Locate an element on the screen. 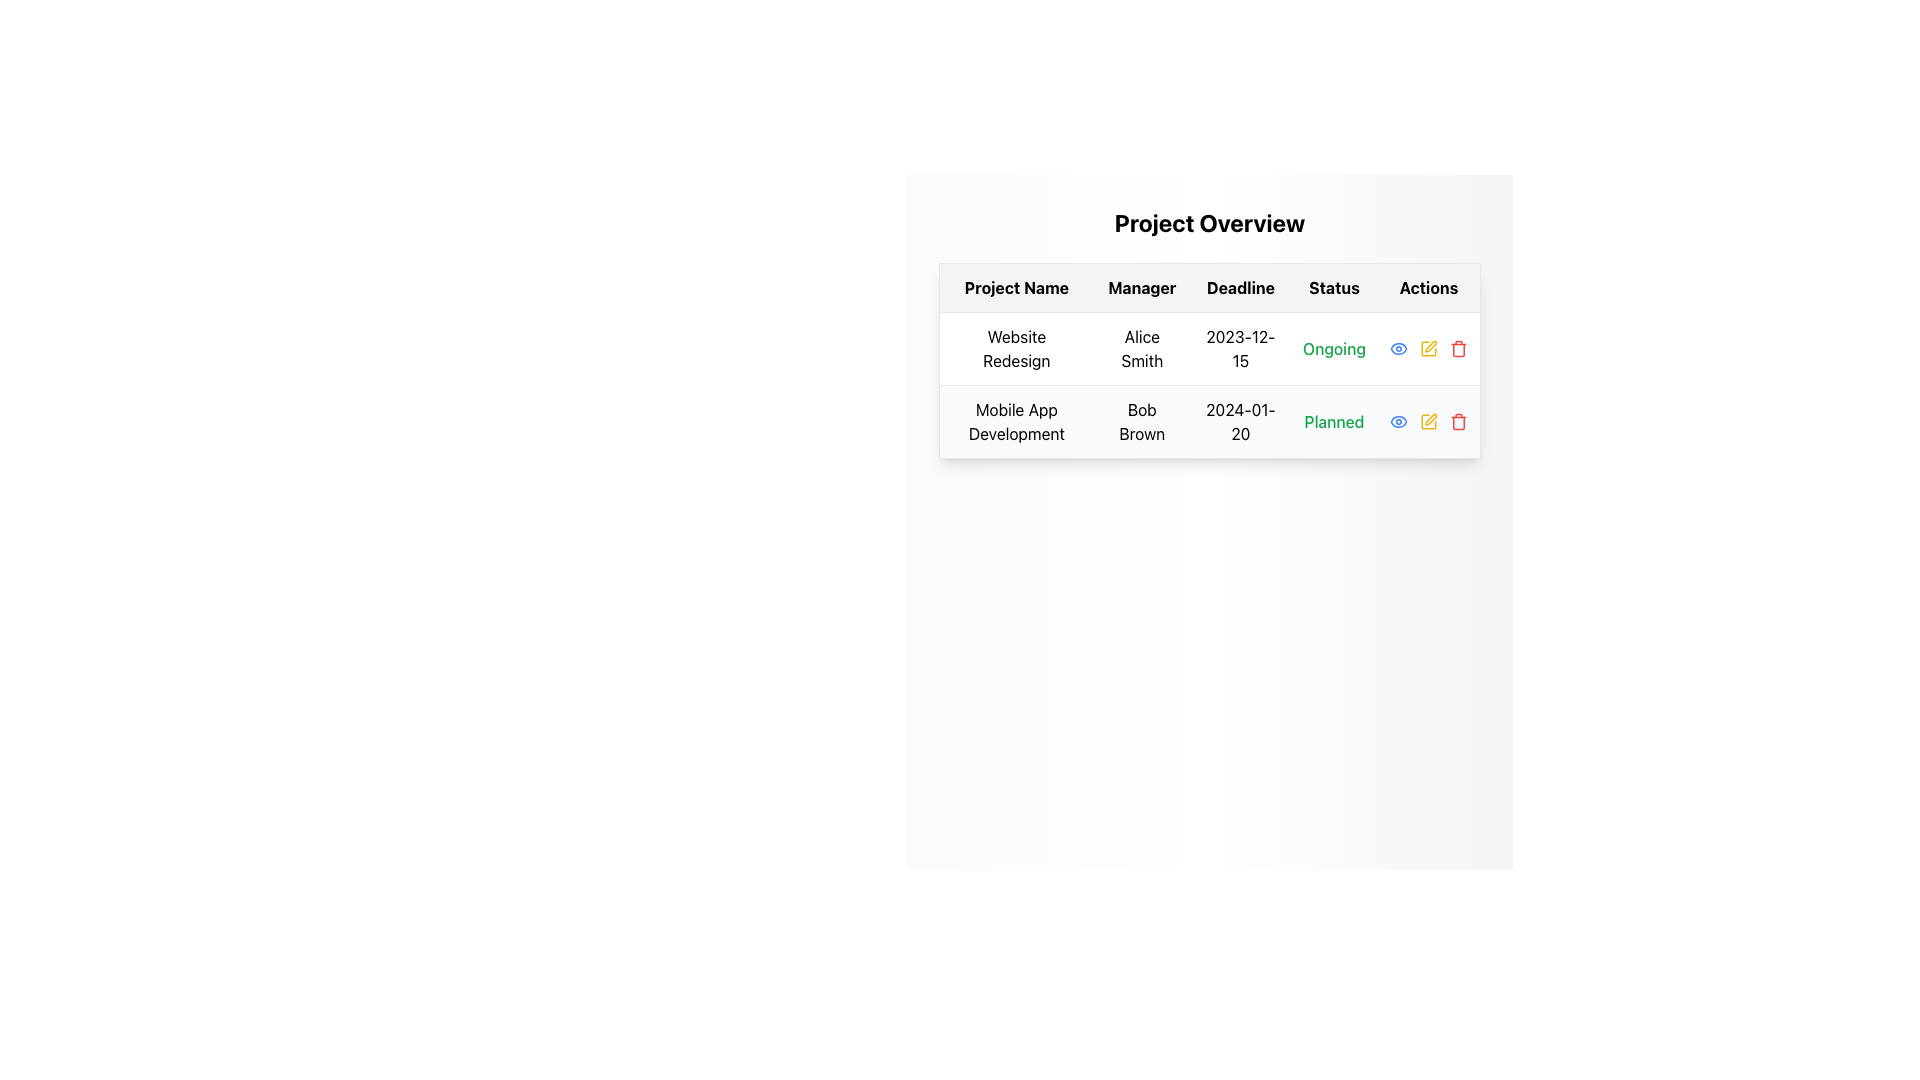 The width and height of the screenshot is (1920, 1080). the Table Header element labeled 'Manager', which is the second column header in the table, positioned between 'Project Name' and 'Deadline' is located at coordinates (1142, 288).